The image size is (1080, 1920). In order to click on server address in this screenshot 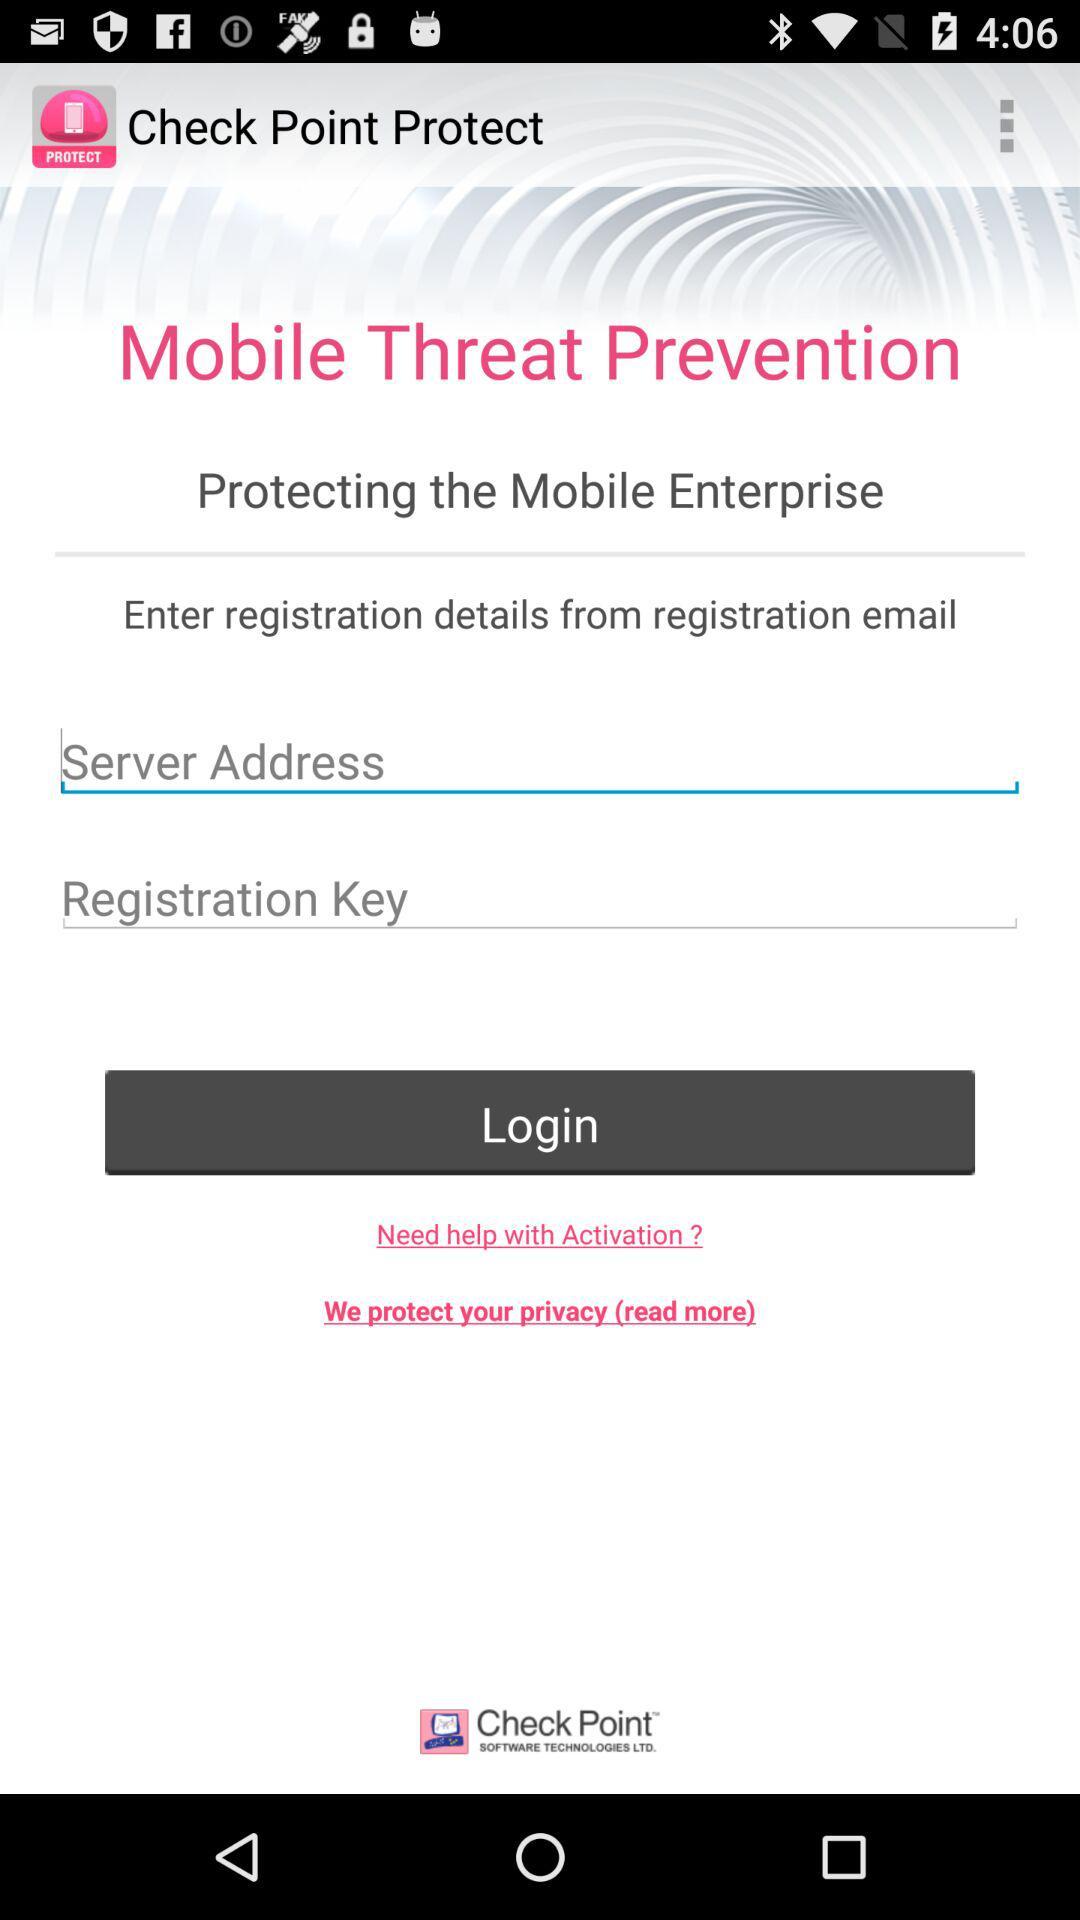, I will do `click(540, 759)`.